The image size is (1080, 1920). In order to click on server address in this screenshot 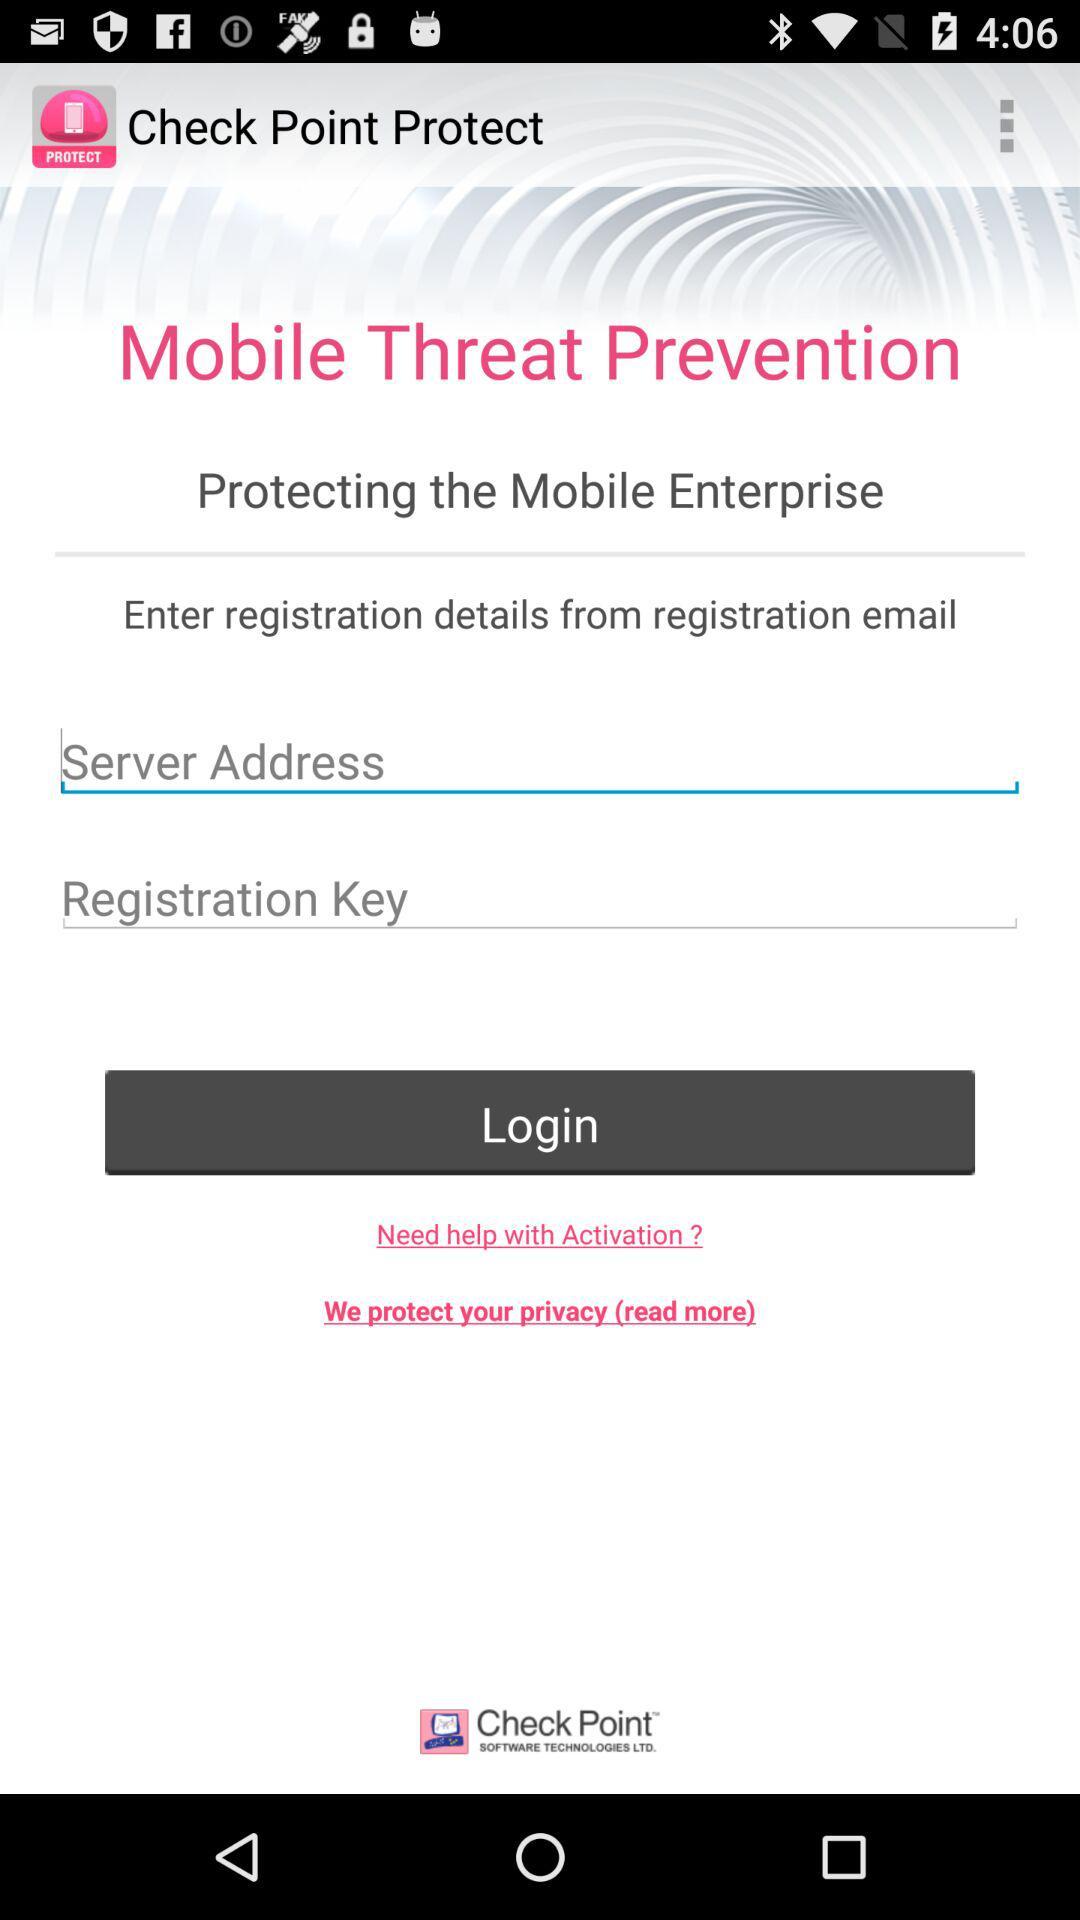, I will do `click(540, 759)`.